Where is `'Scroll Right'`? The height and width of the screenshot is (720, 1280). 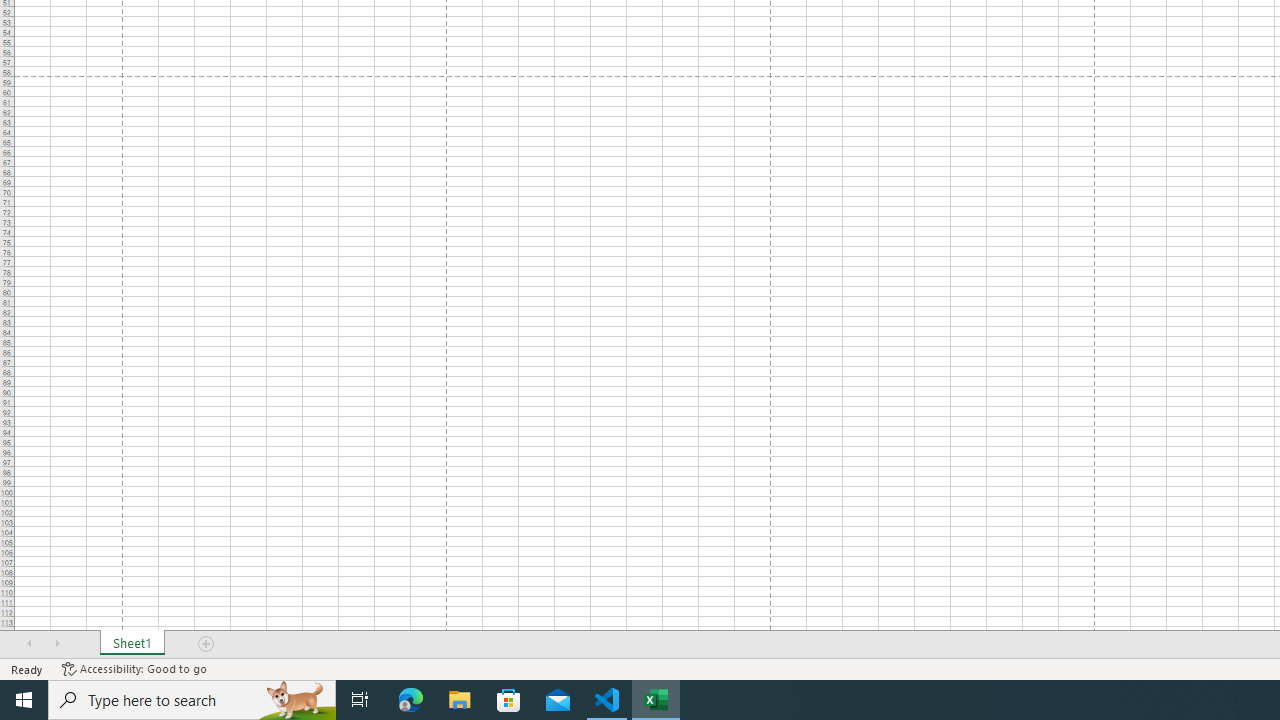 'Scroll Right' is located at coordinates (57, 644).